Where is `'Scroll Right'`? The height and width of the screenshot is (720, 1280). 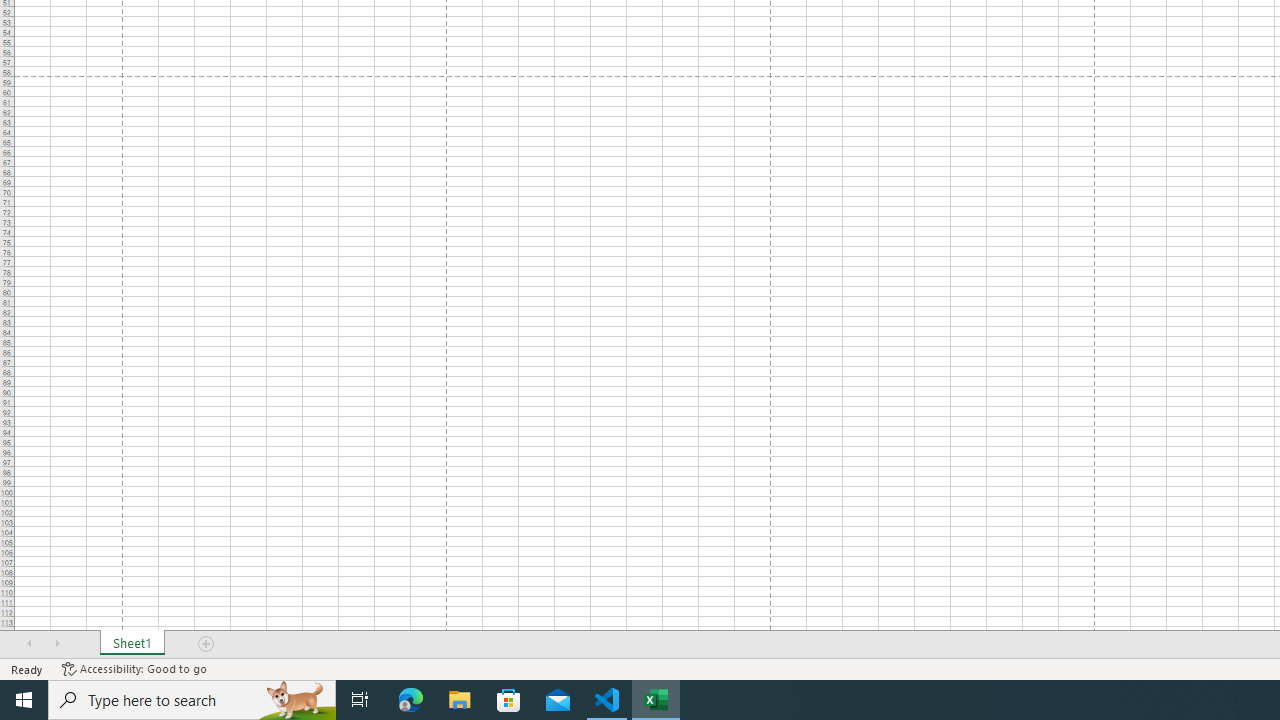 'Scroll Right' is located at coordinates (57, 644).